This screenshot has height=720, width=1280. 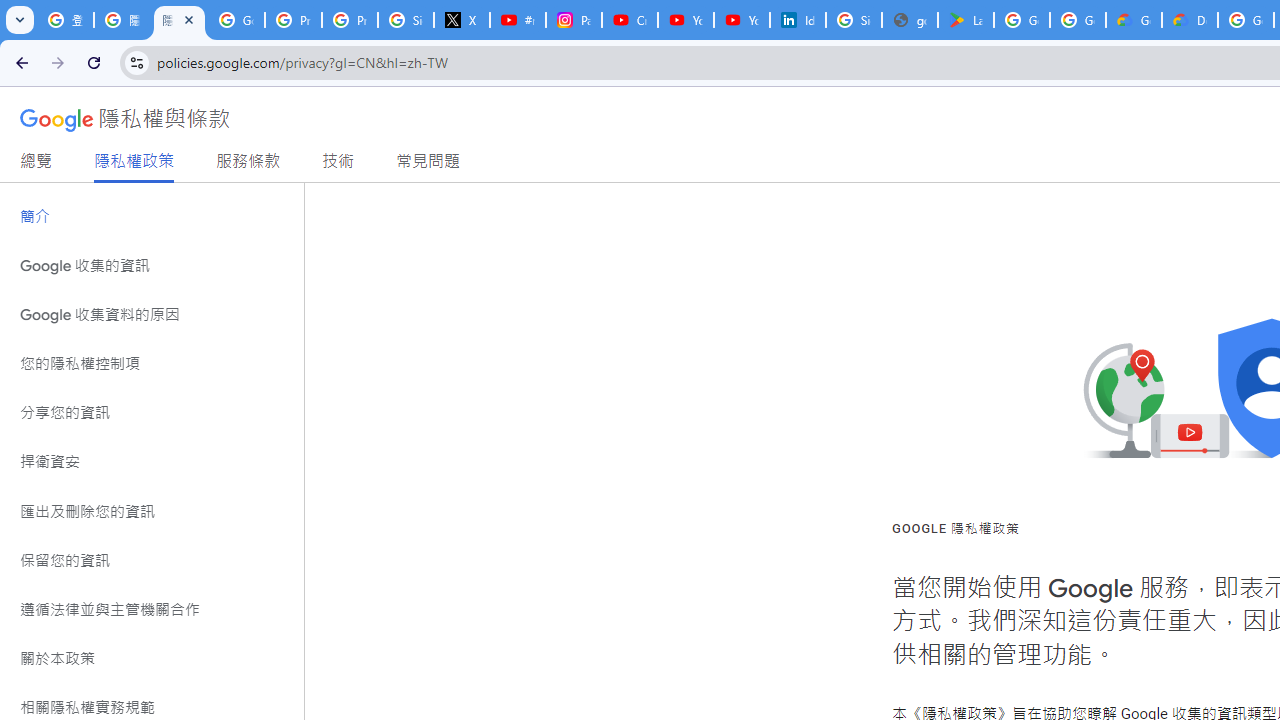 I want to click on 'Government | Google Cloud', so click(x=1134, y=20).